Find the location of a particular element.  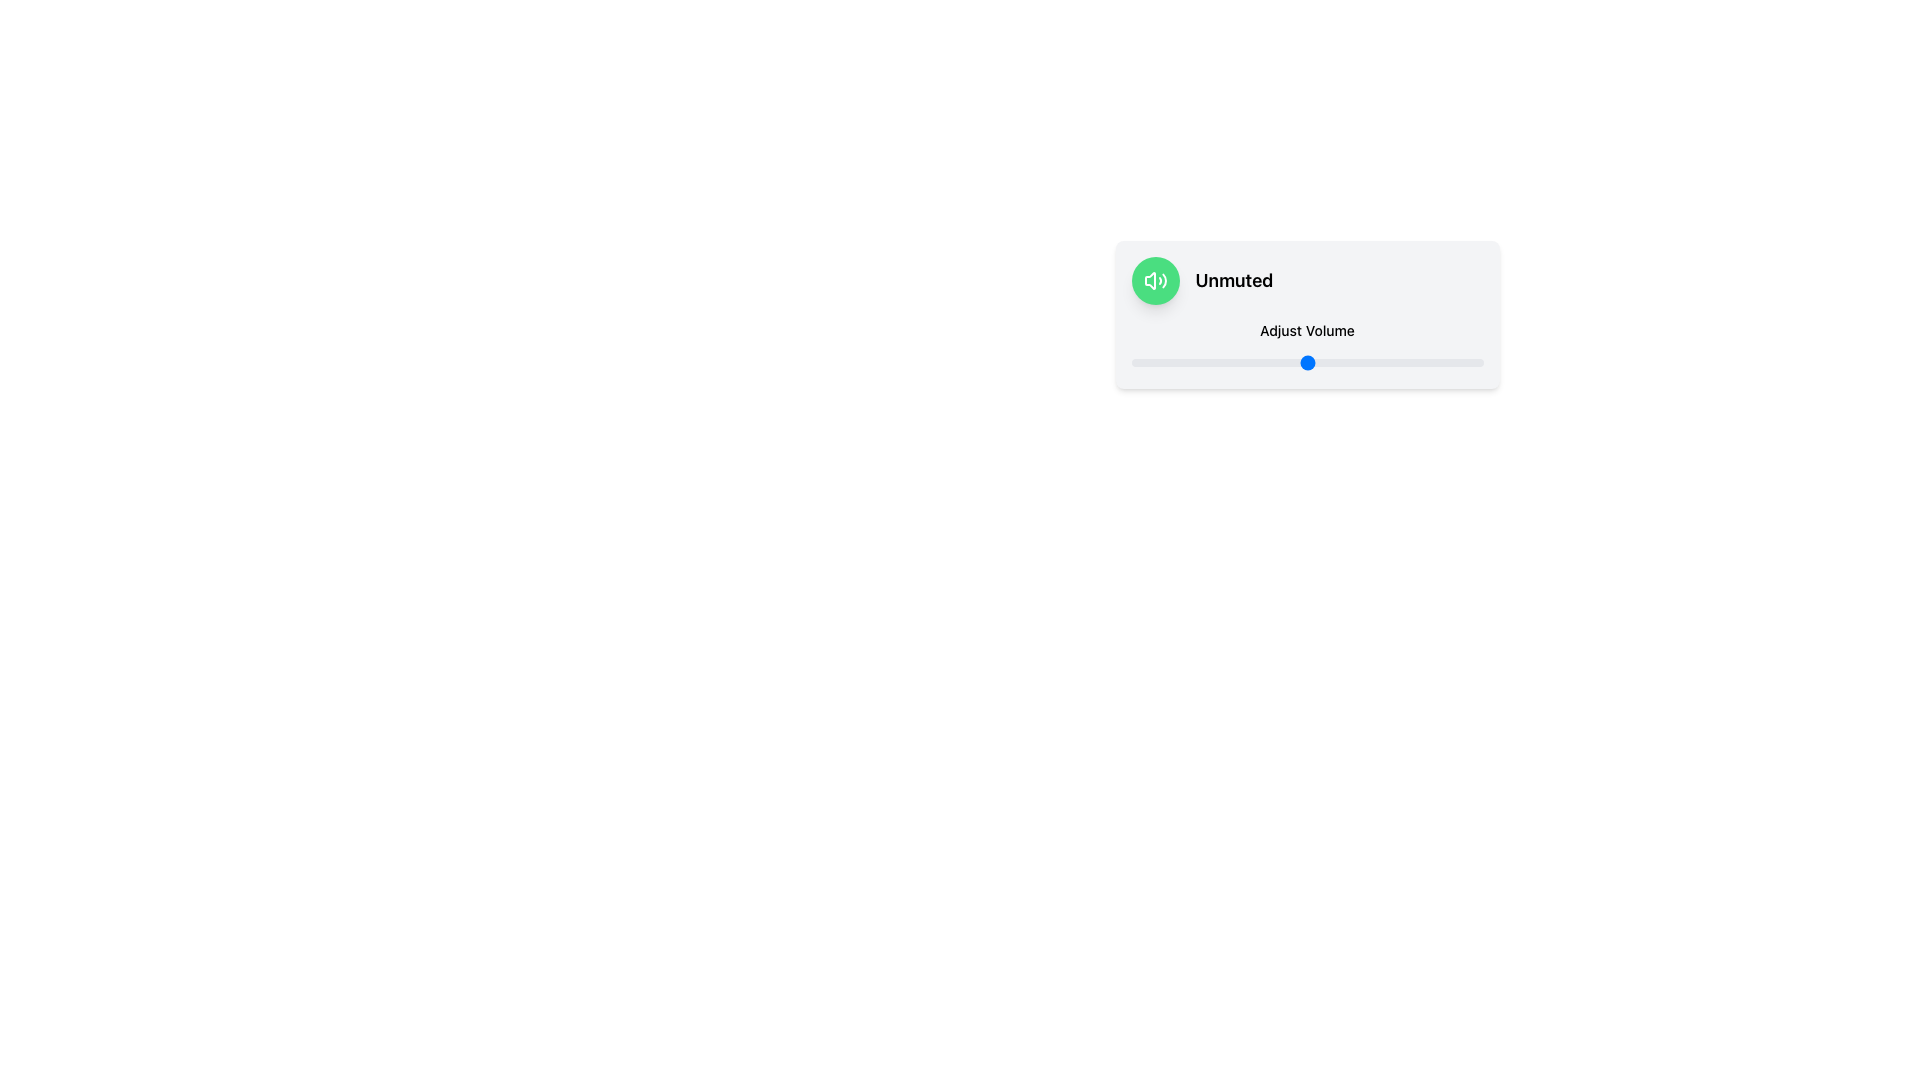

the 'Unmuted' feedback text label is located at coordinates (1233, 281).